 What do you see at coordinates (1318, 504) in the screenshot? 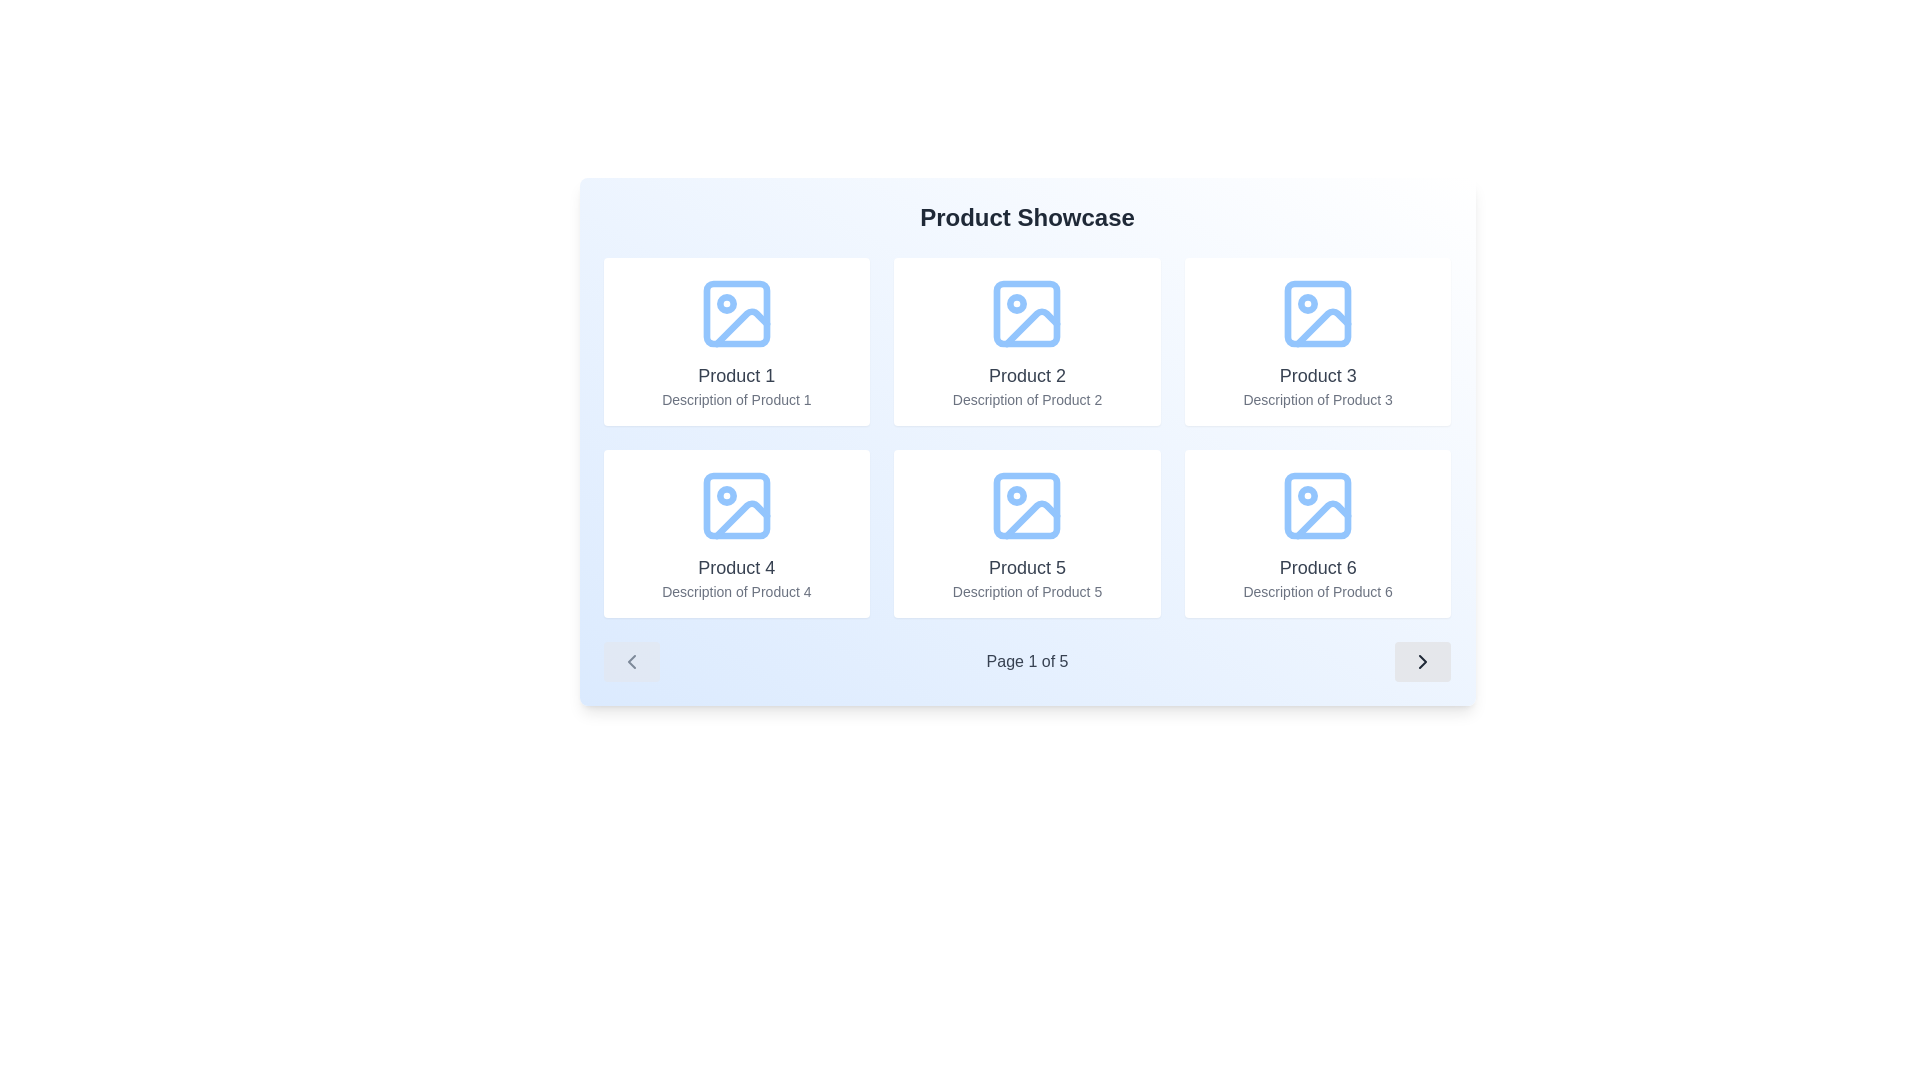
I see `the Decorative SVG element, which is a rectangular shape with rounded corners and a light blue outline, part of the picture icon for 'Product 6'` at bounding box center [1318, 504].